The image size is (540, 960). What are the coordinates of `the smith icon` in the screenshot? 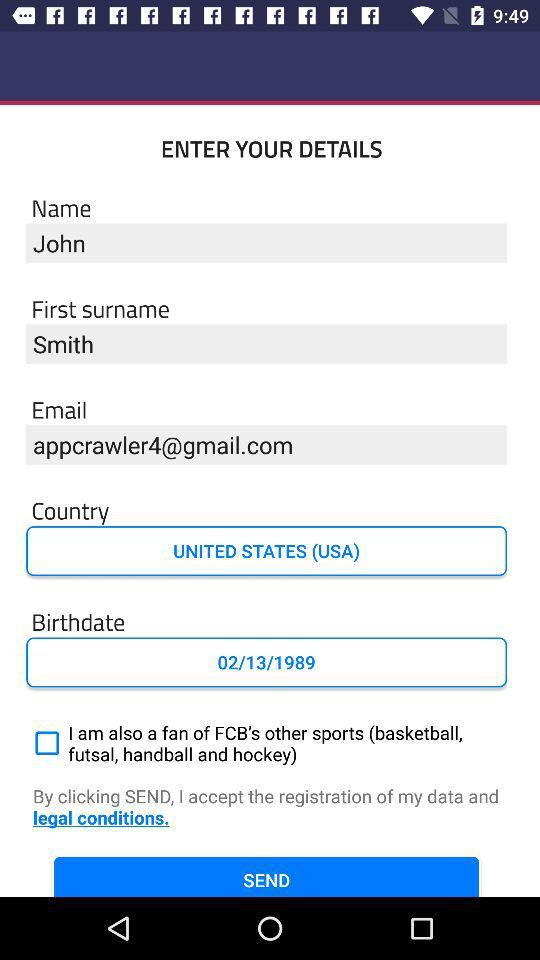 It's located at (266, 344).